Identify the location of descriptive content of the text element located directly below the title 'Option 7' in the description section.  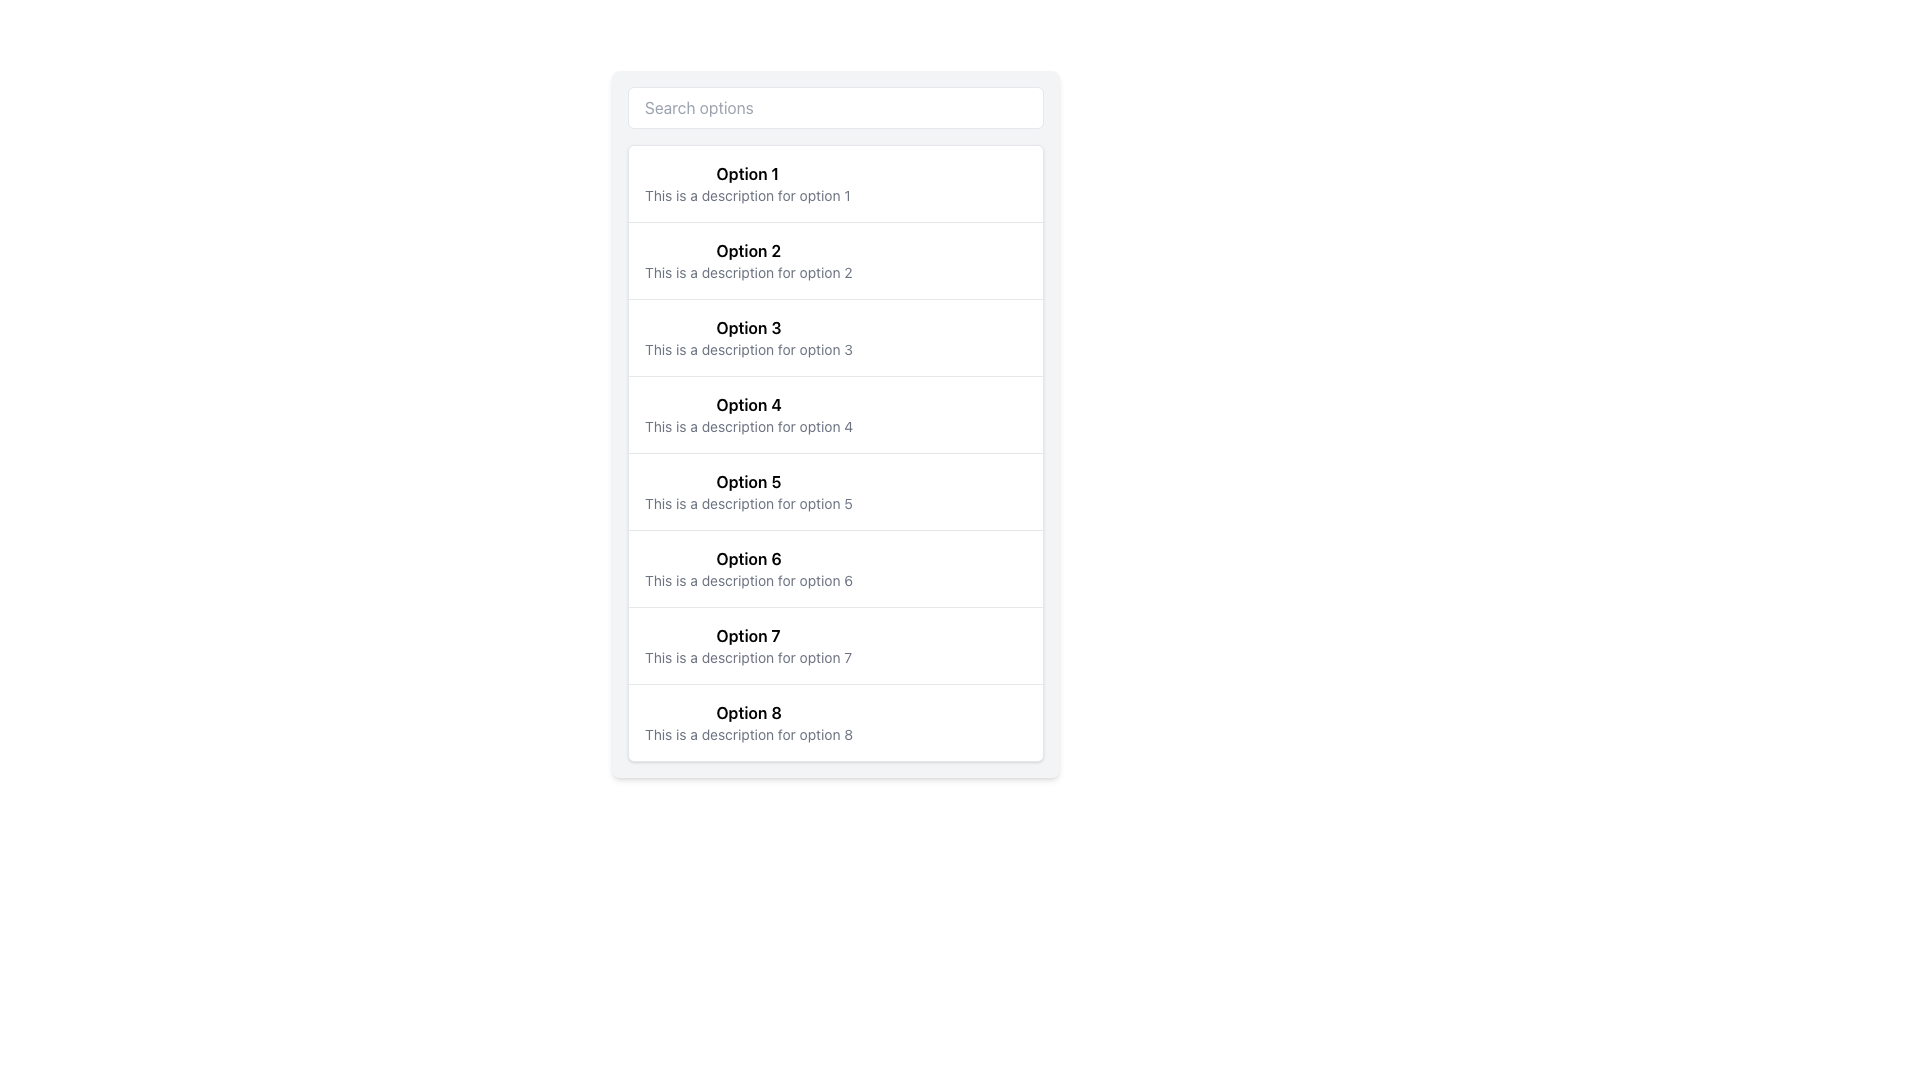
(747, 658).